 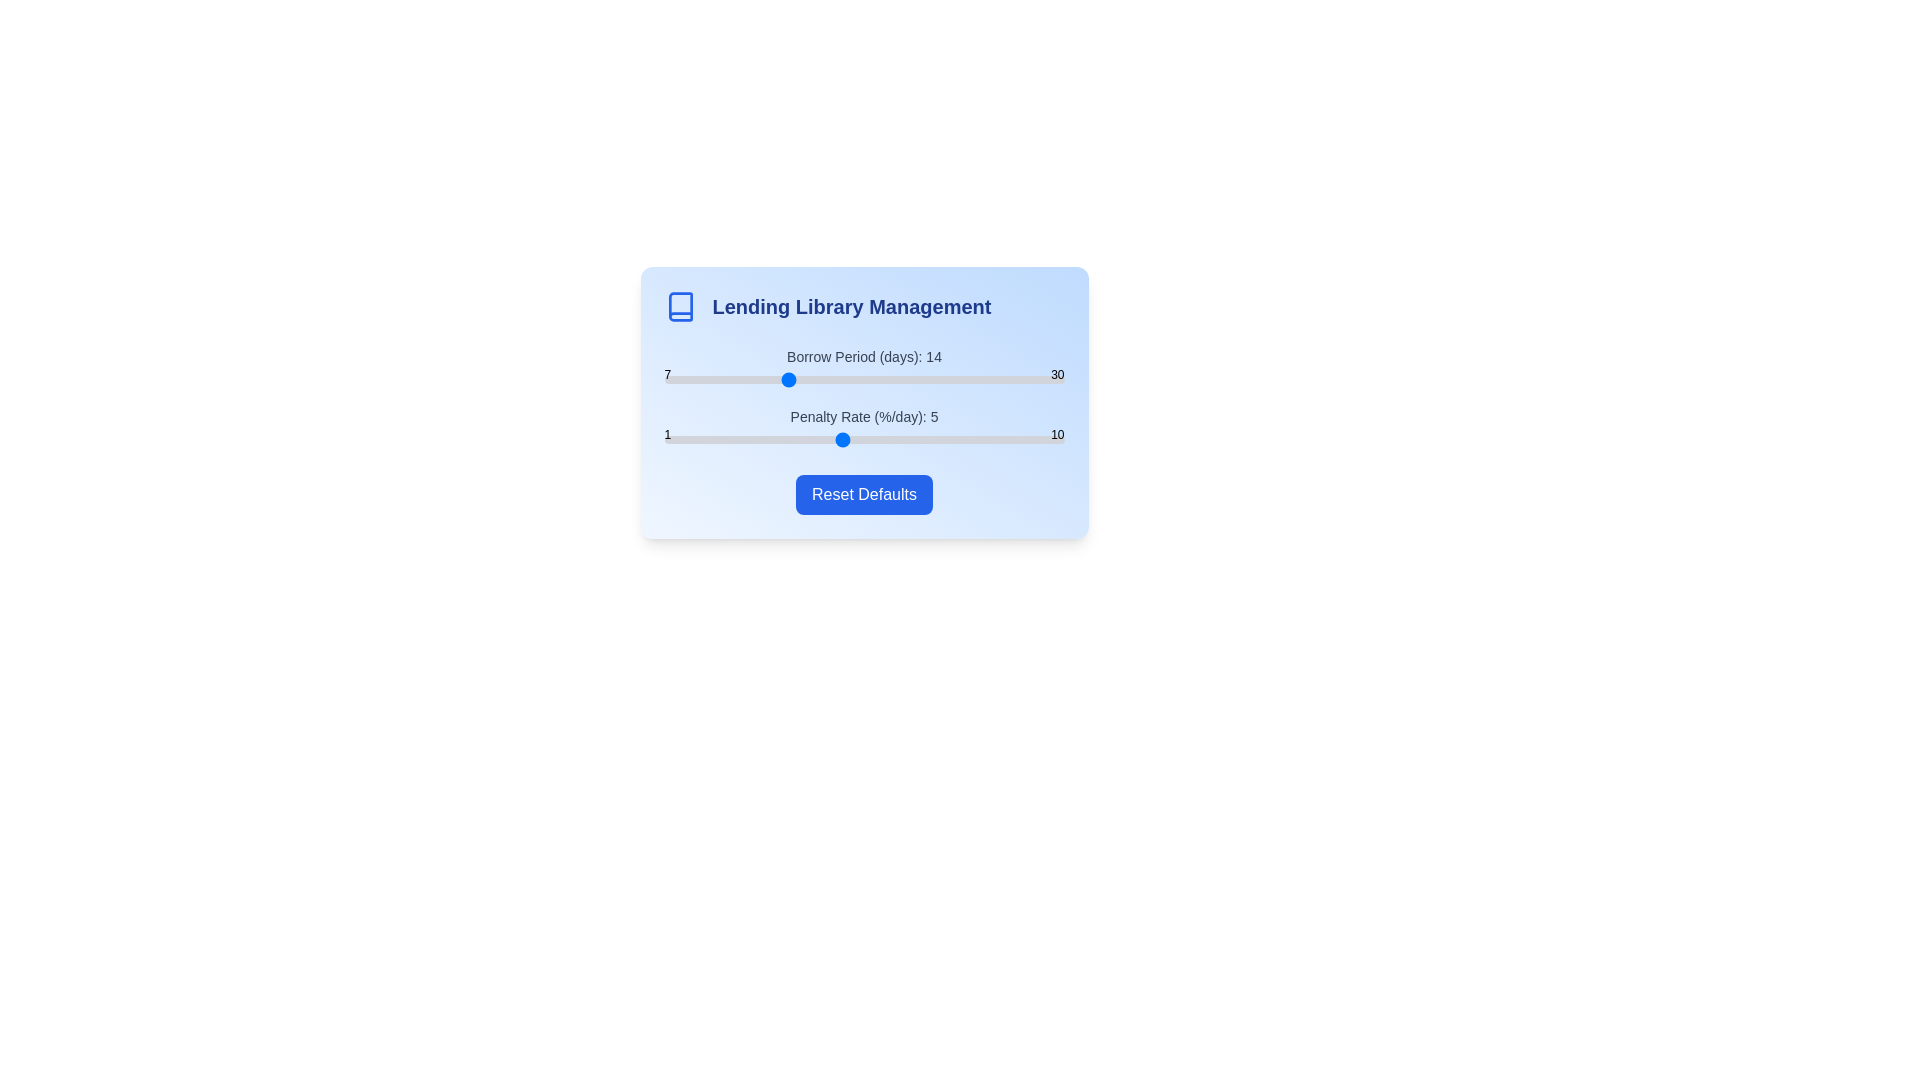 What do you see at coordinates (796, 438) in the screenshot?
I see `the 'Penalty Rate' slider to set the penalty rate to 4%` at bounding box center [796, 438].